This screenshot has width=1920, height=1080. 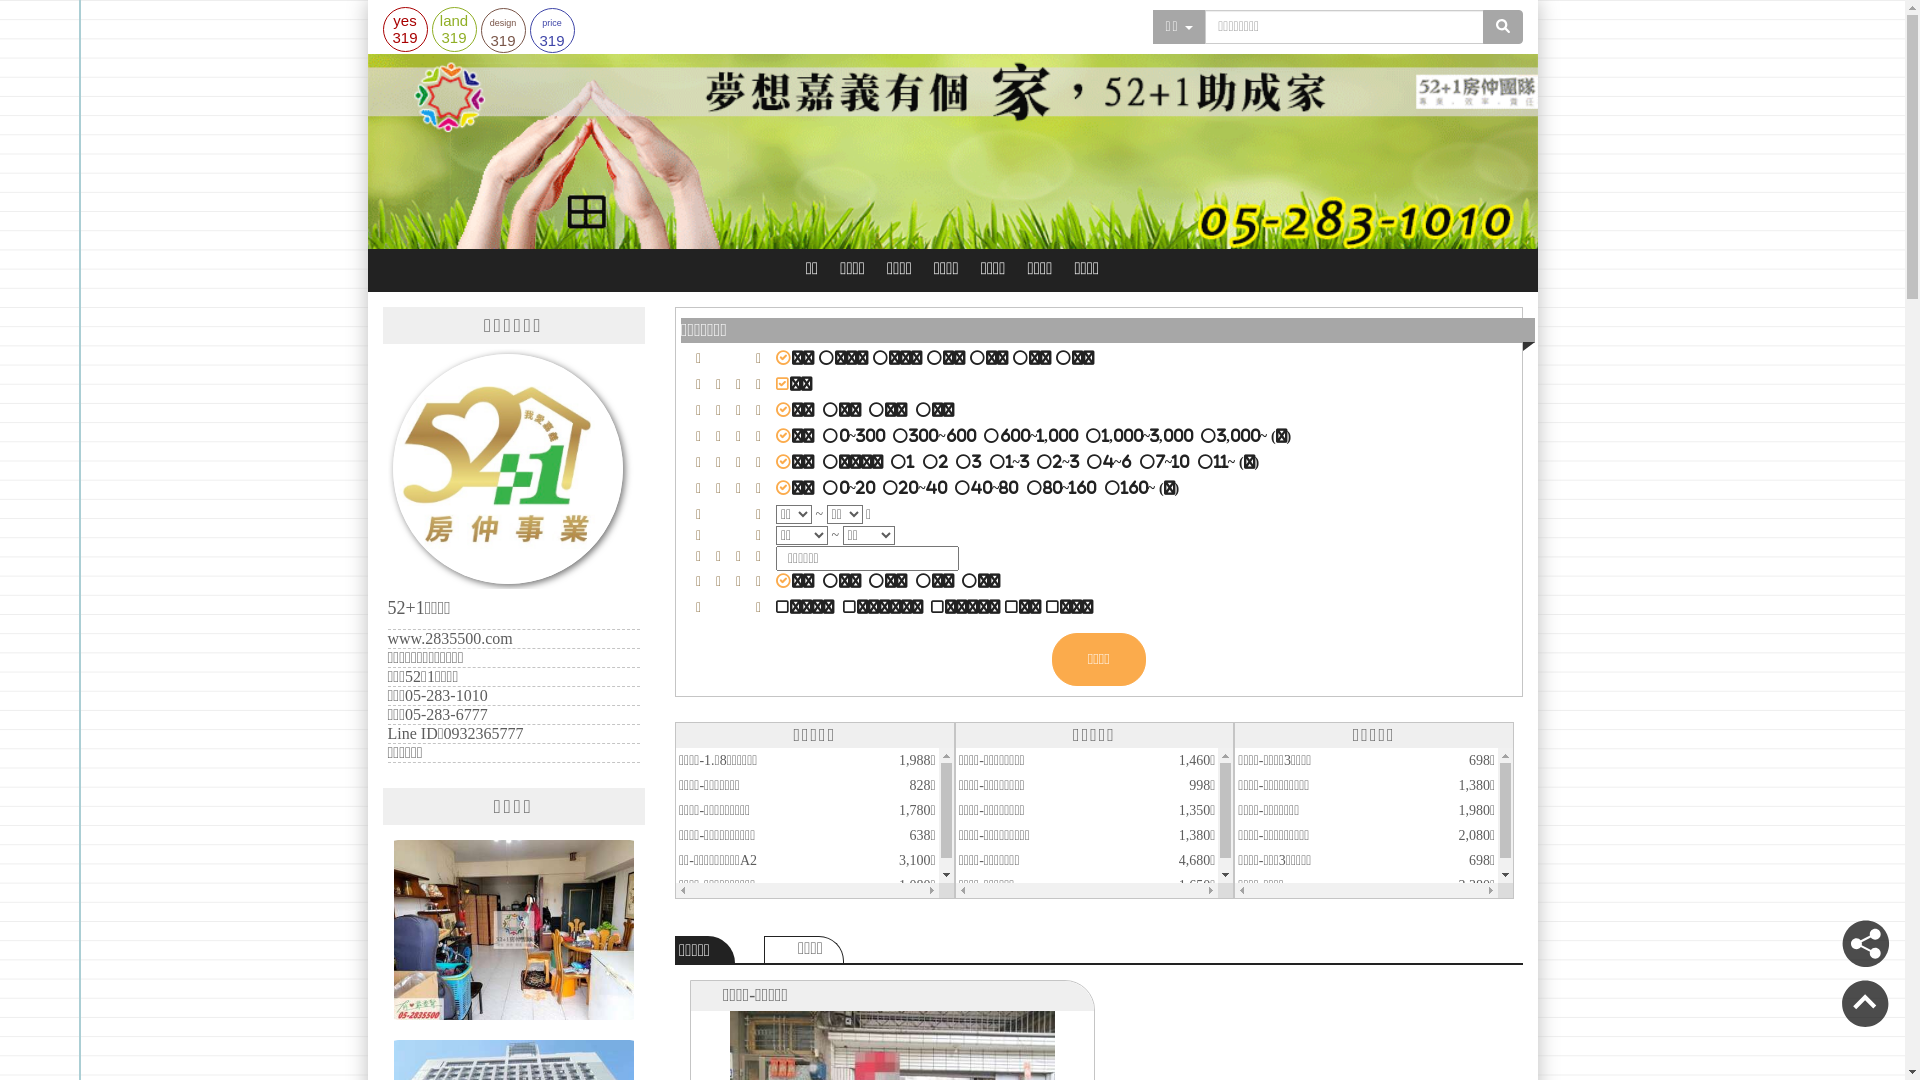 I want to click on 'www.2835500.com', so click(x=449, y=638).